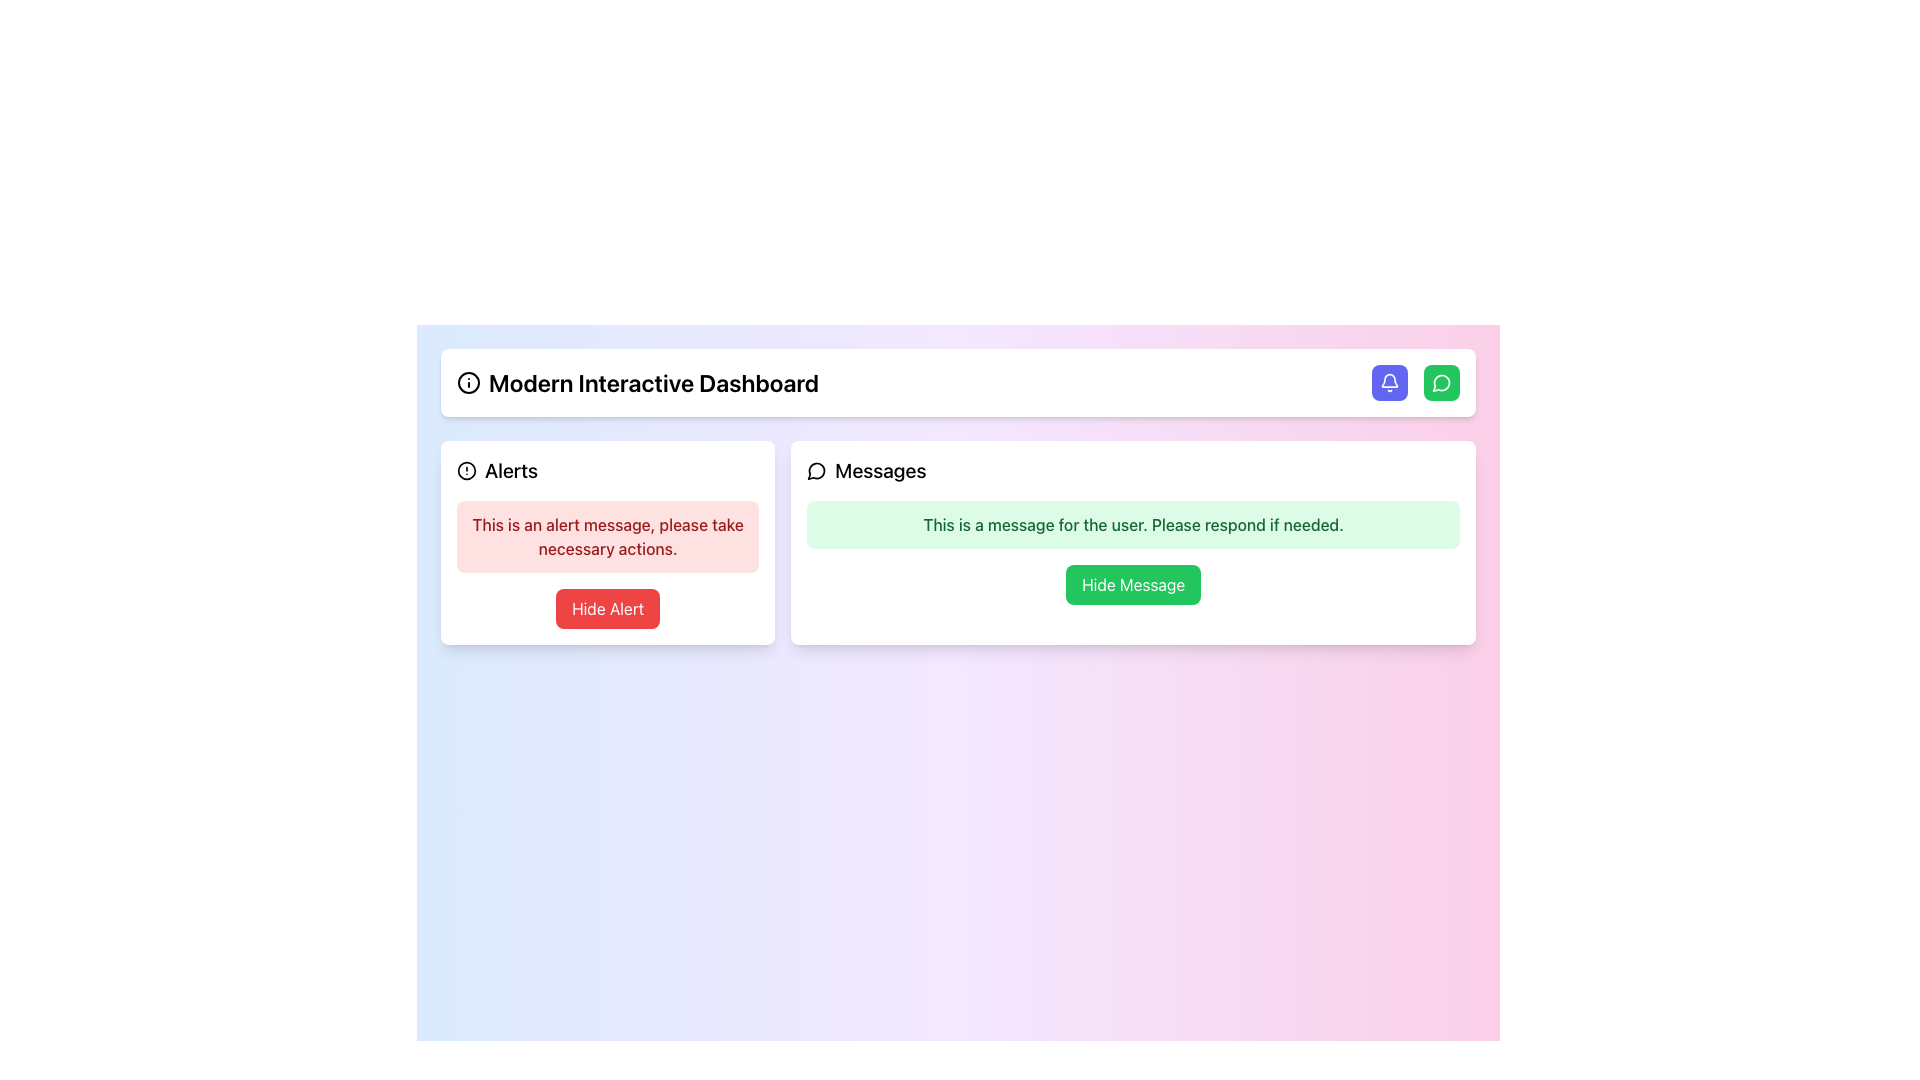 Image resolution: width=1920 pixels, height=1080 pixels. Describe the element at coordinates (1441, 382) in the screenshot. I see `the messaging icon located at the top-right of the interface, which has a green background and rounded corners` at that location.